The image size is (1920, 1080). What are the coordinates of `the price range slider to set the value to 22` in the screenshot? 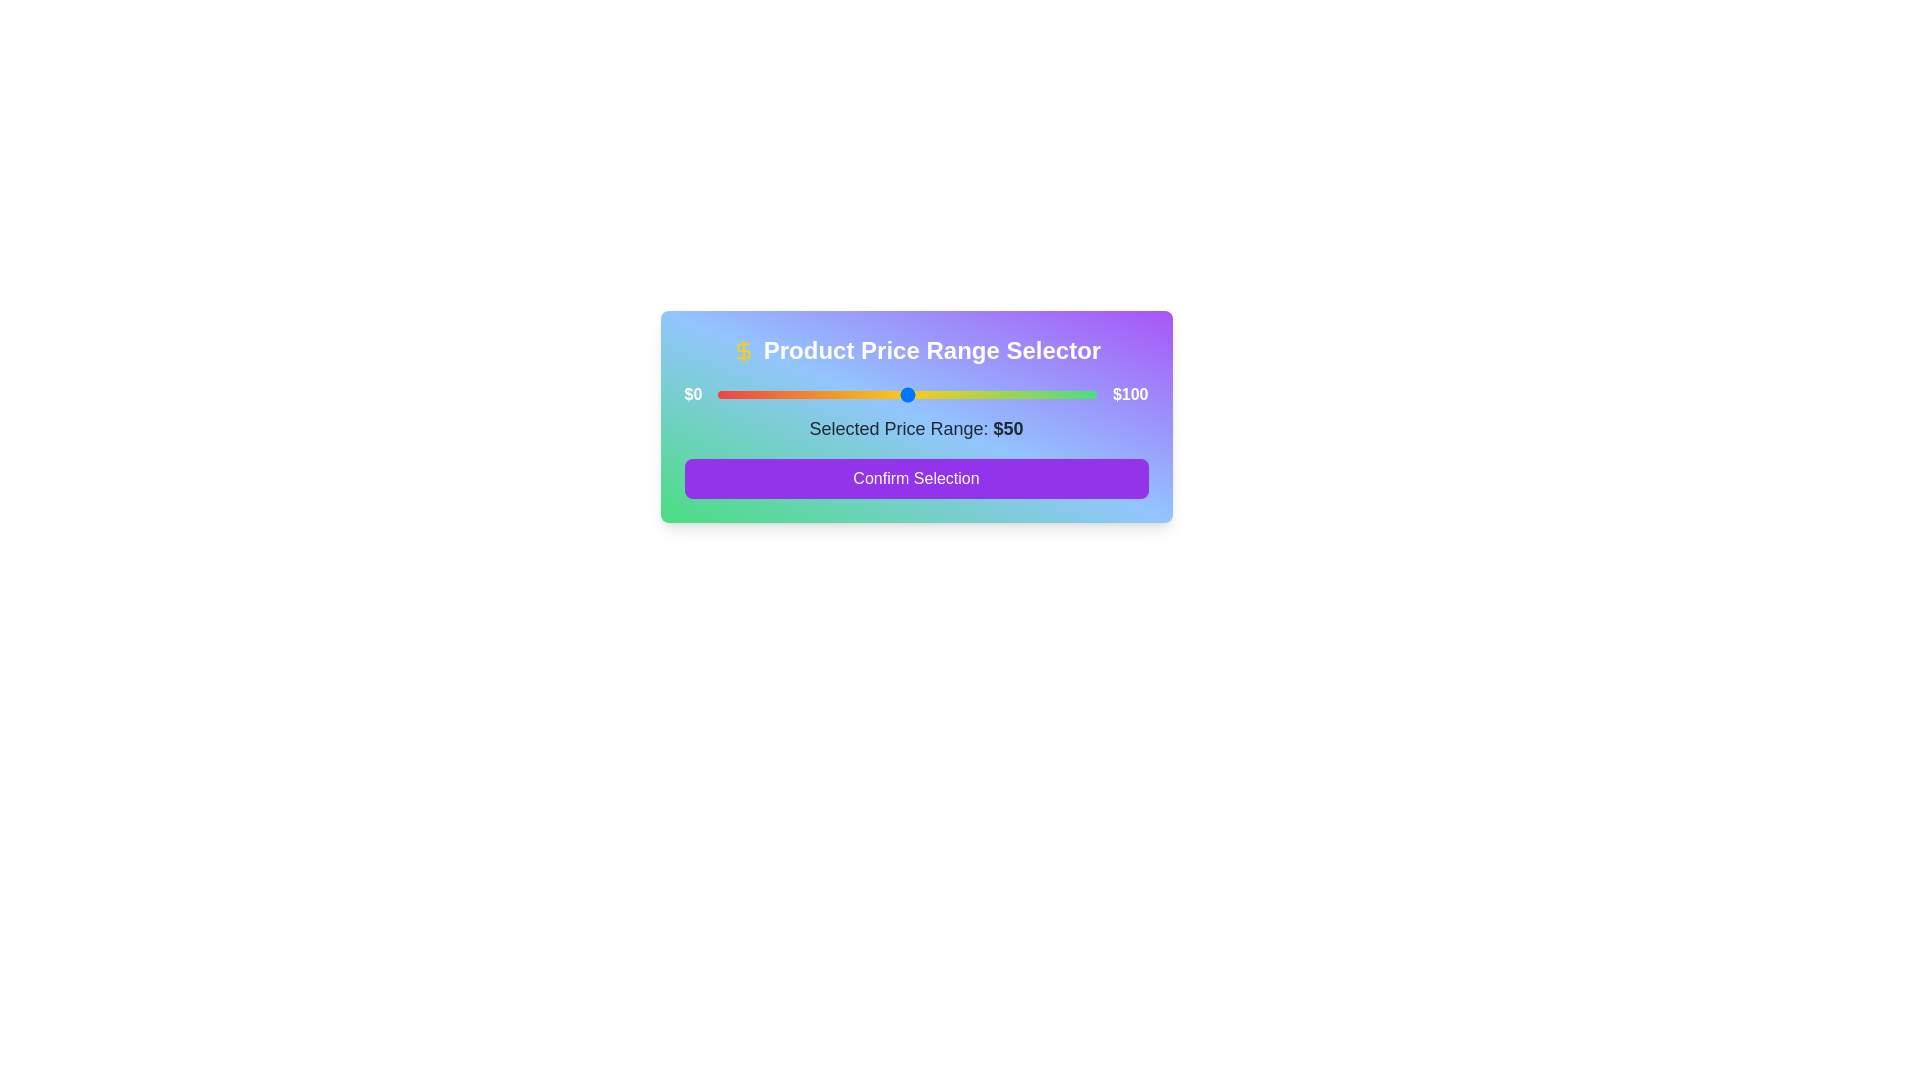 It's located at (801, 394).